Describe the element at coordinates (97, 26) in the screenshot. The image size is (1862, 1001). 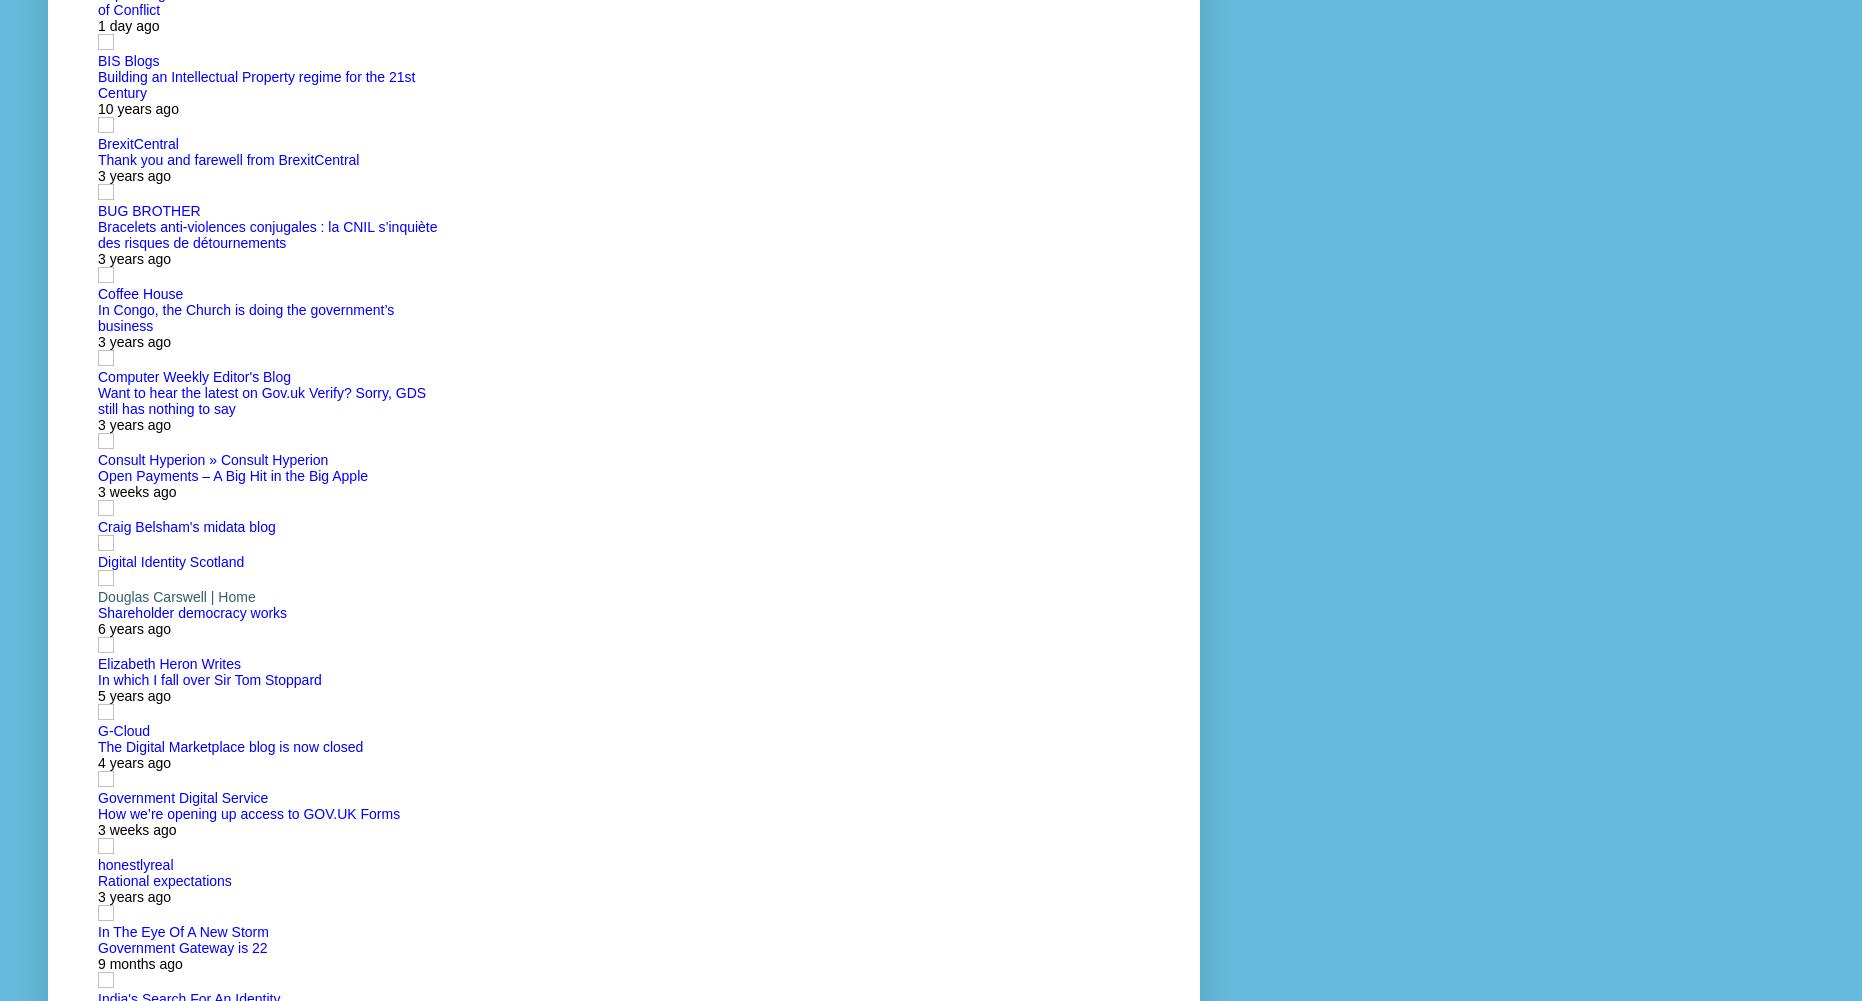
I see `'1 day ago'` at that location.